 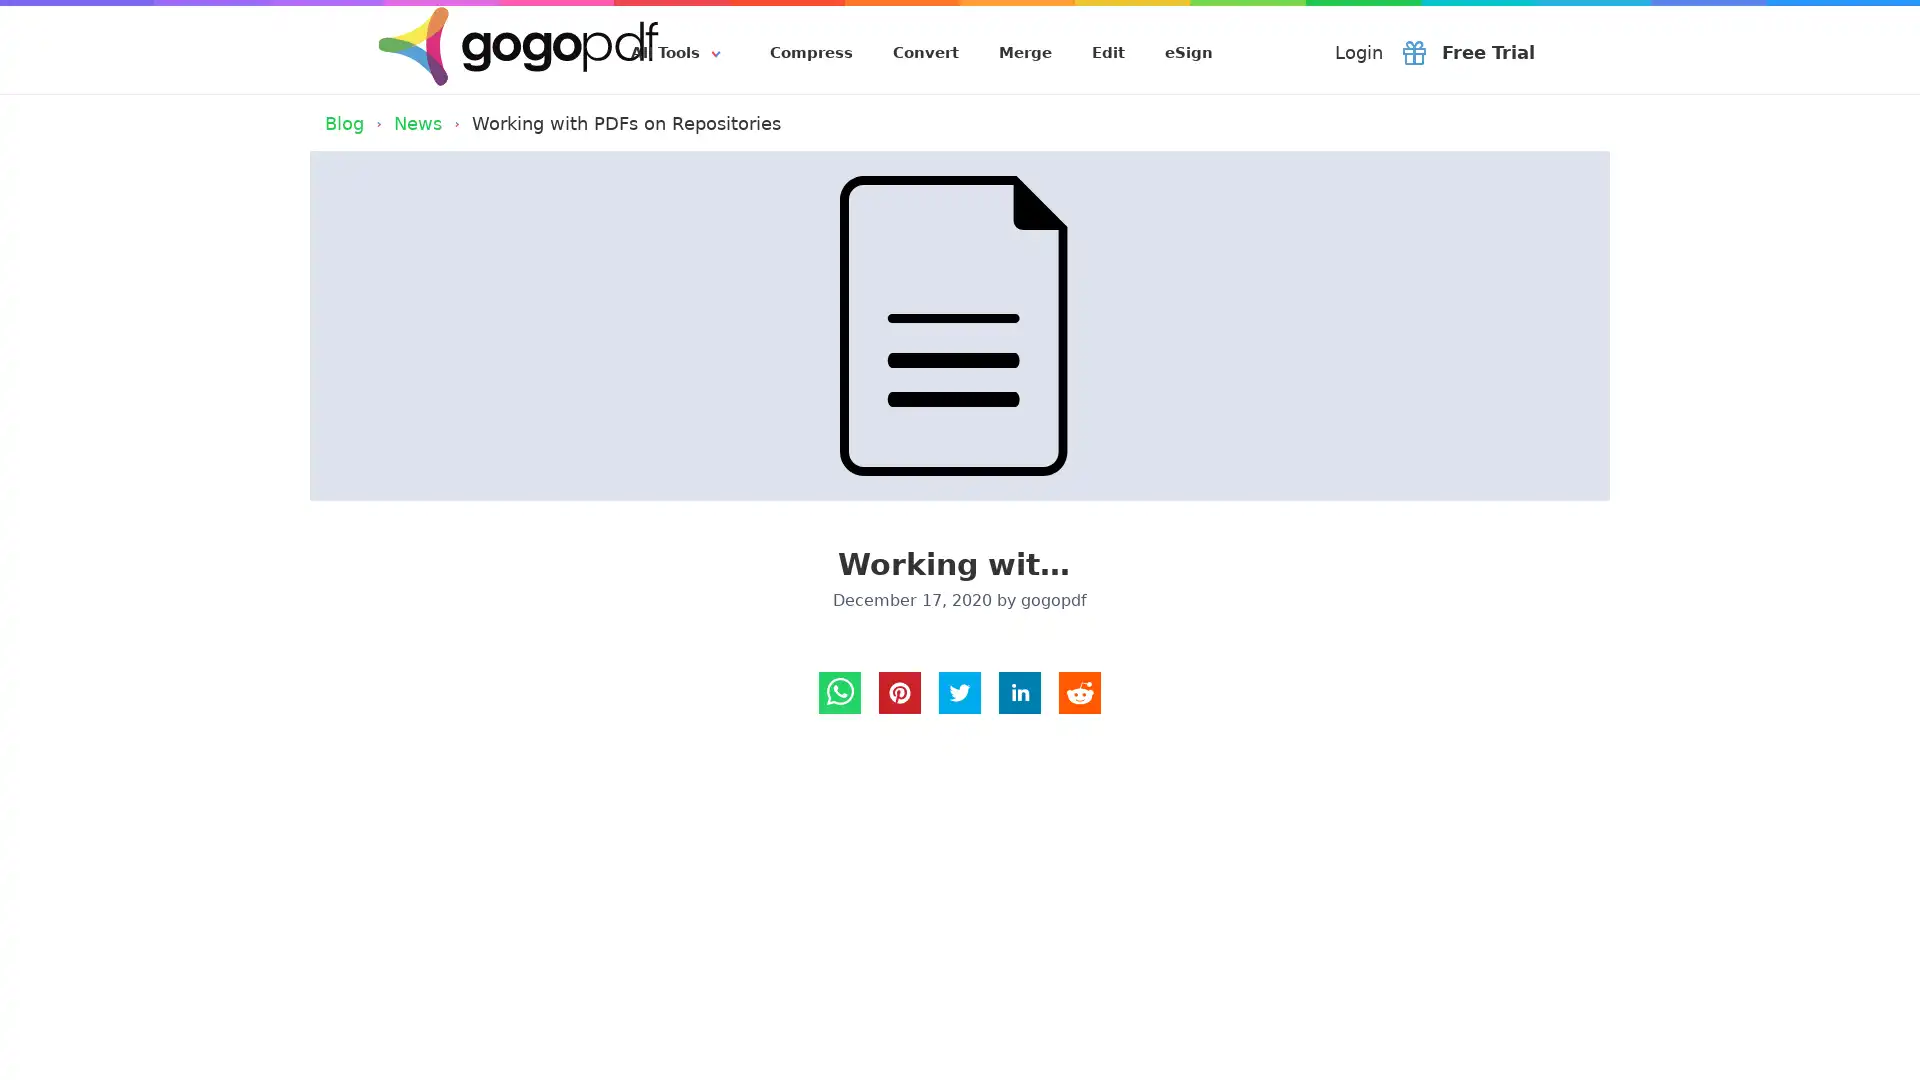 What do you see at coordinates (899, 692) in the screenshot?
I see `Pinterest` at bounding box center [899, 692].